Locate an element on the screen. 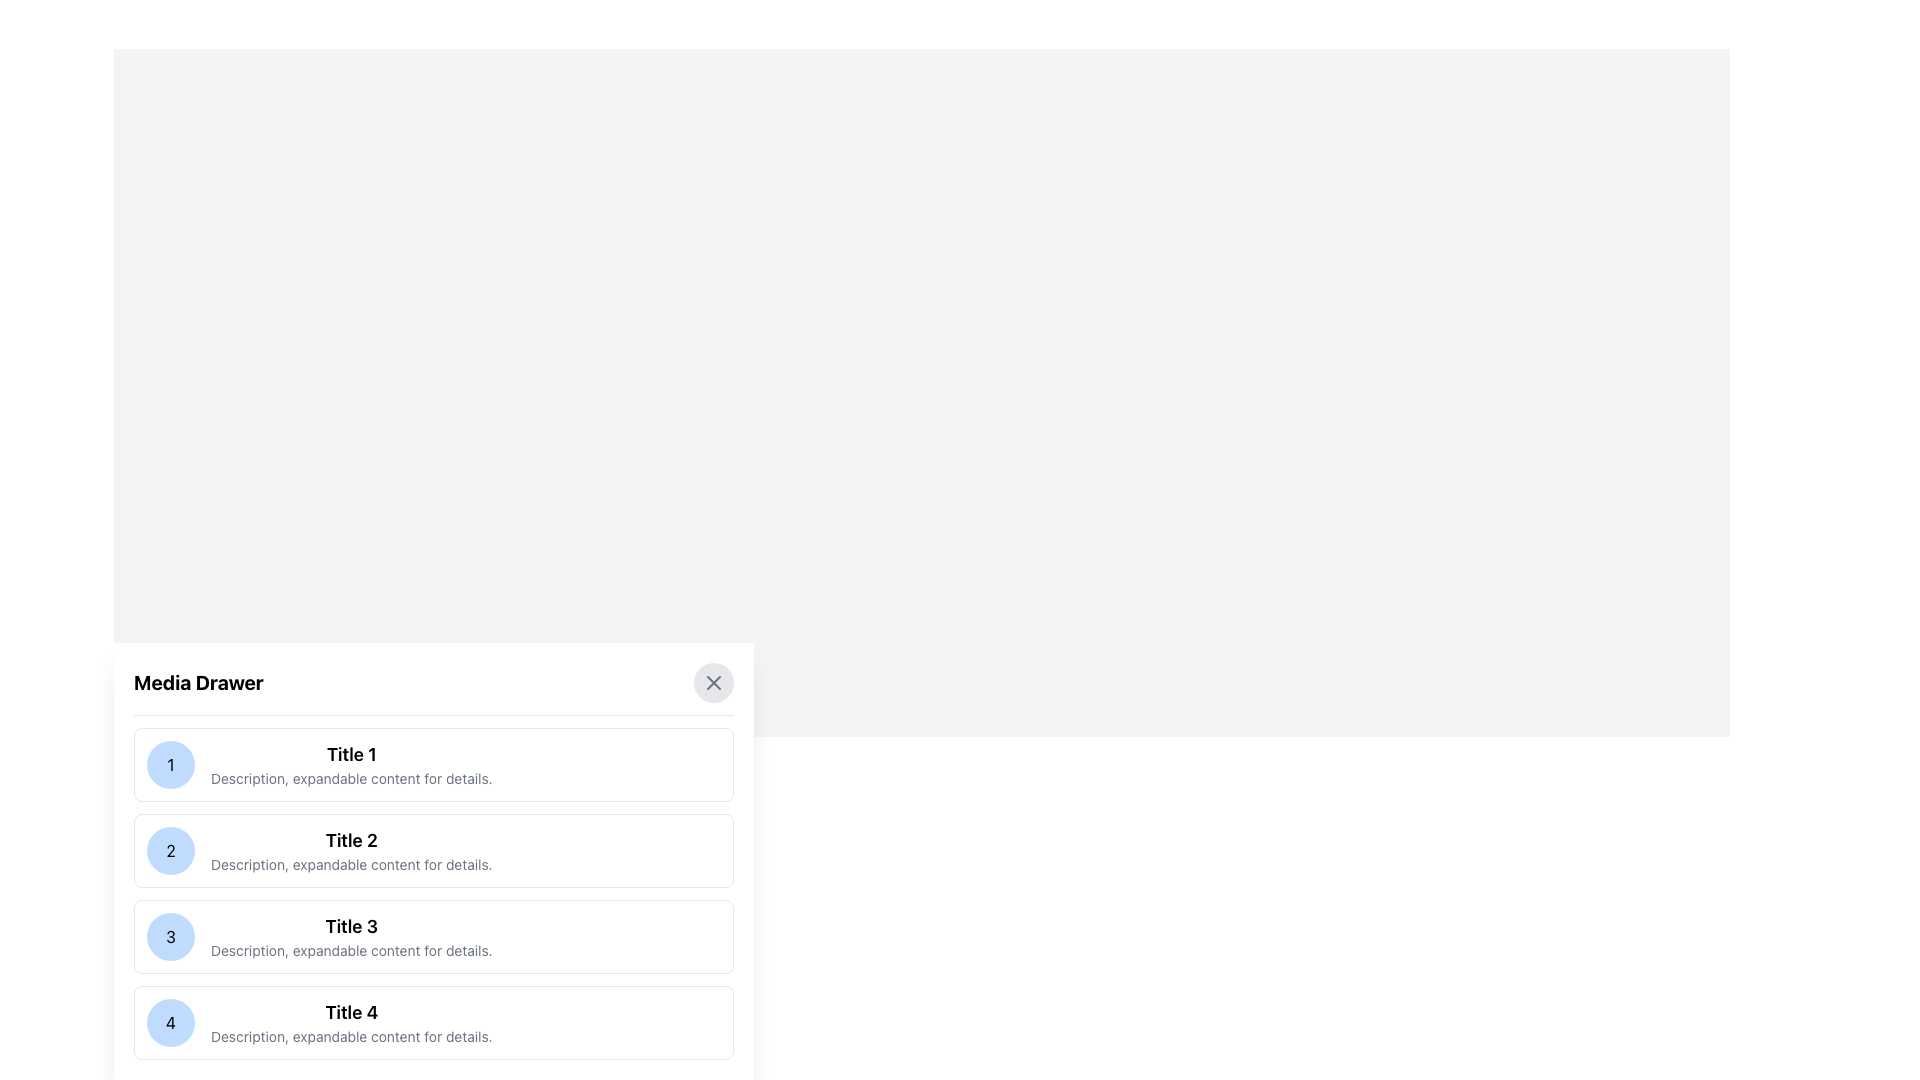 The height and width of the screenshot is (1080, 1920). the close button 'X' icon in the top-right corner of the 'Media Drawer' panel to trigger hover effects is located at coordinates (714, 681).